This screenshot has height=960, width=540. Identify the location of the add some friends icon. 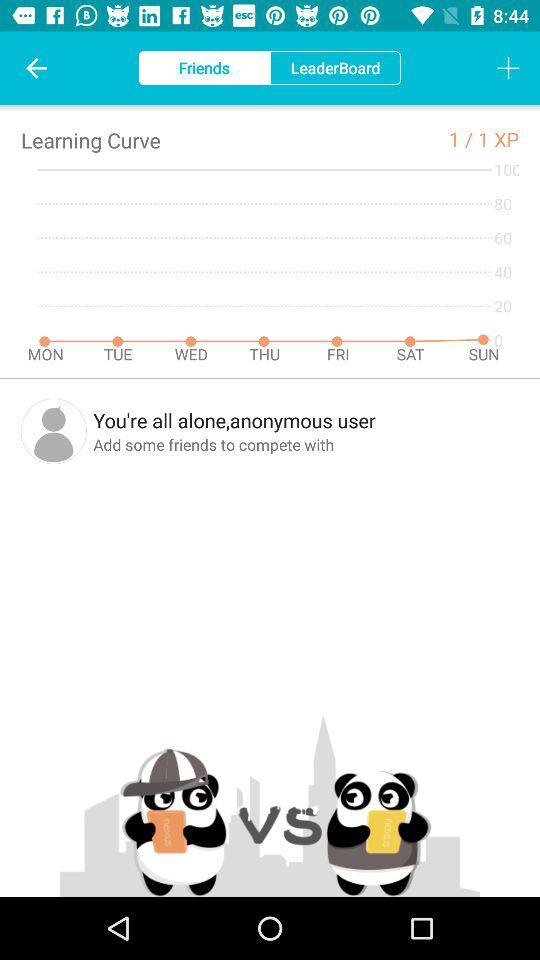
(306, 444).